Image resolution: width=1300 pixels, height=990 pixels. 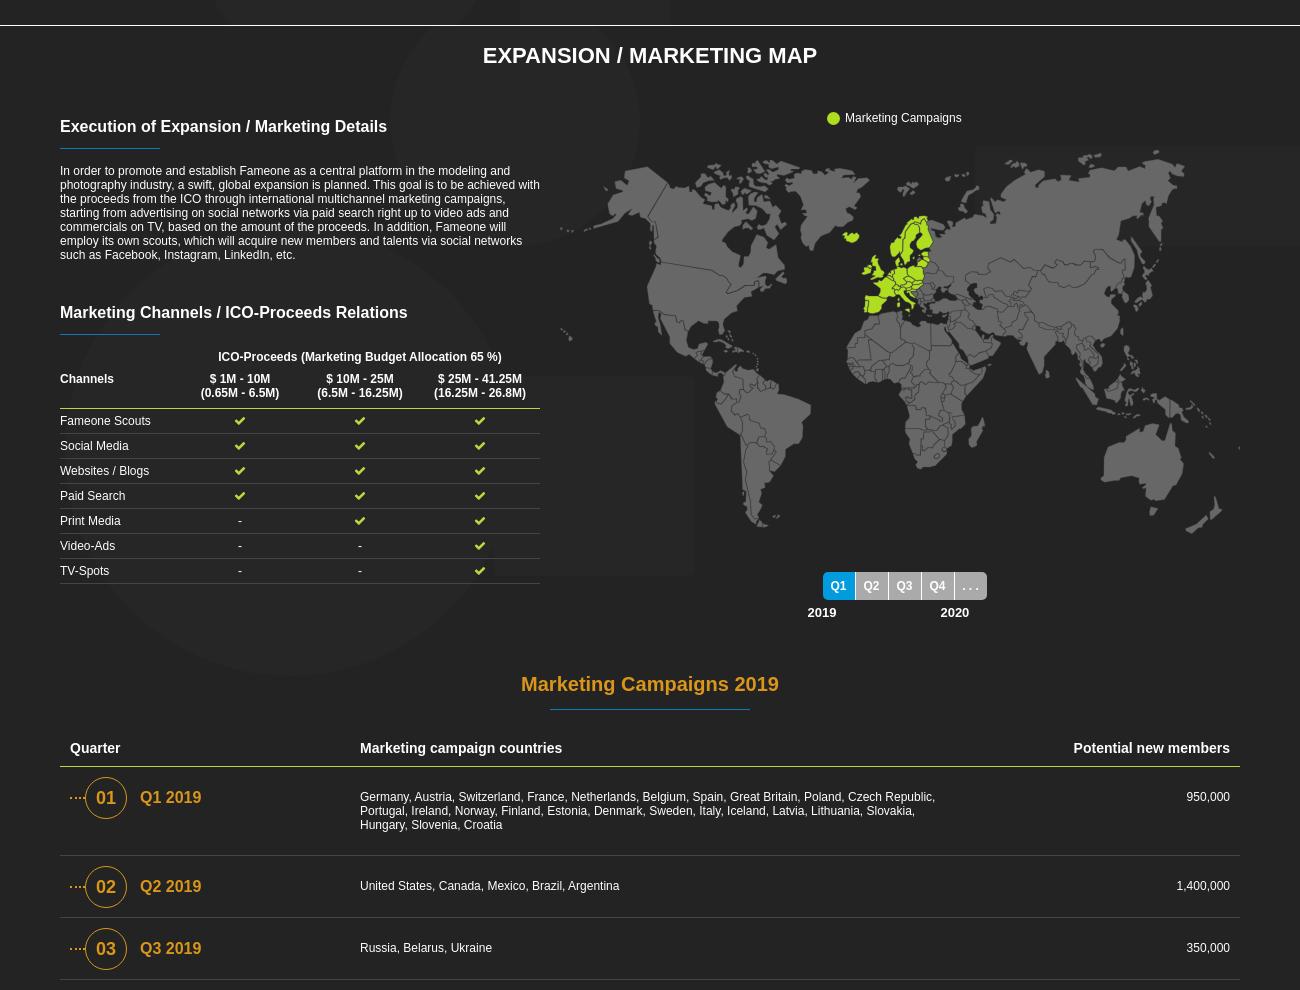 What do you see at coordinates (60, 311) in the screenshot?
I see `'Marketing Channels / ICO-Proceeds Relations'` at bounding box center [60, 311].